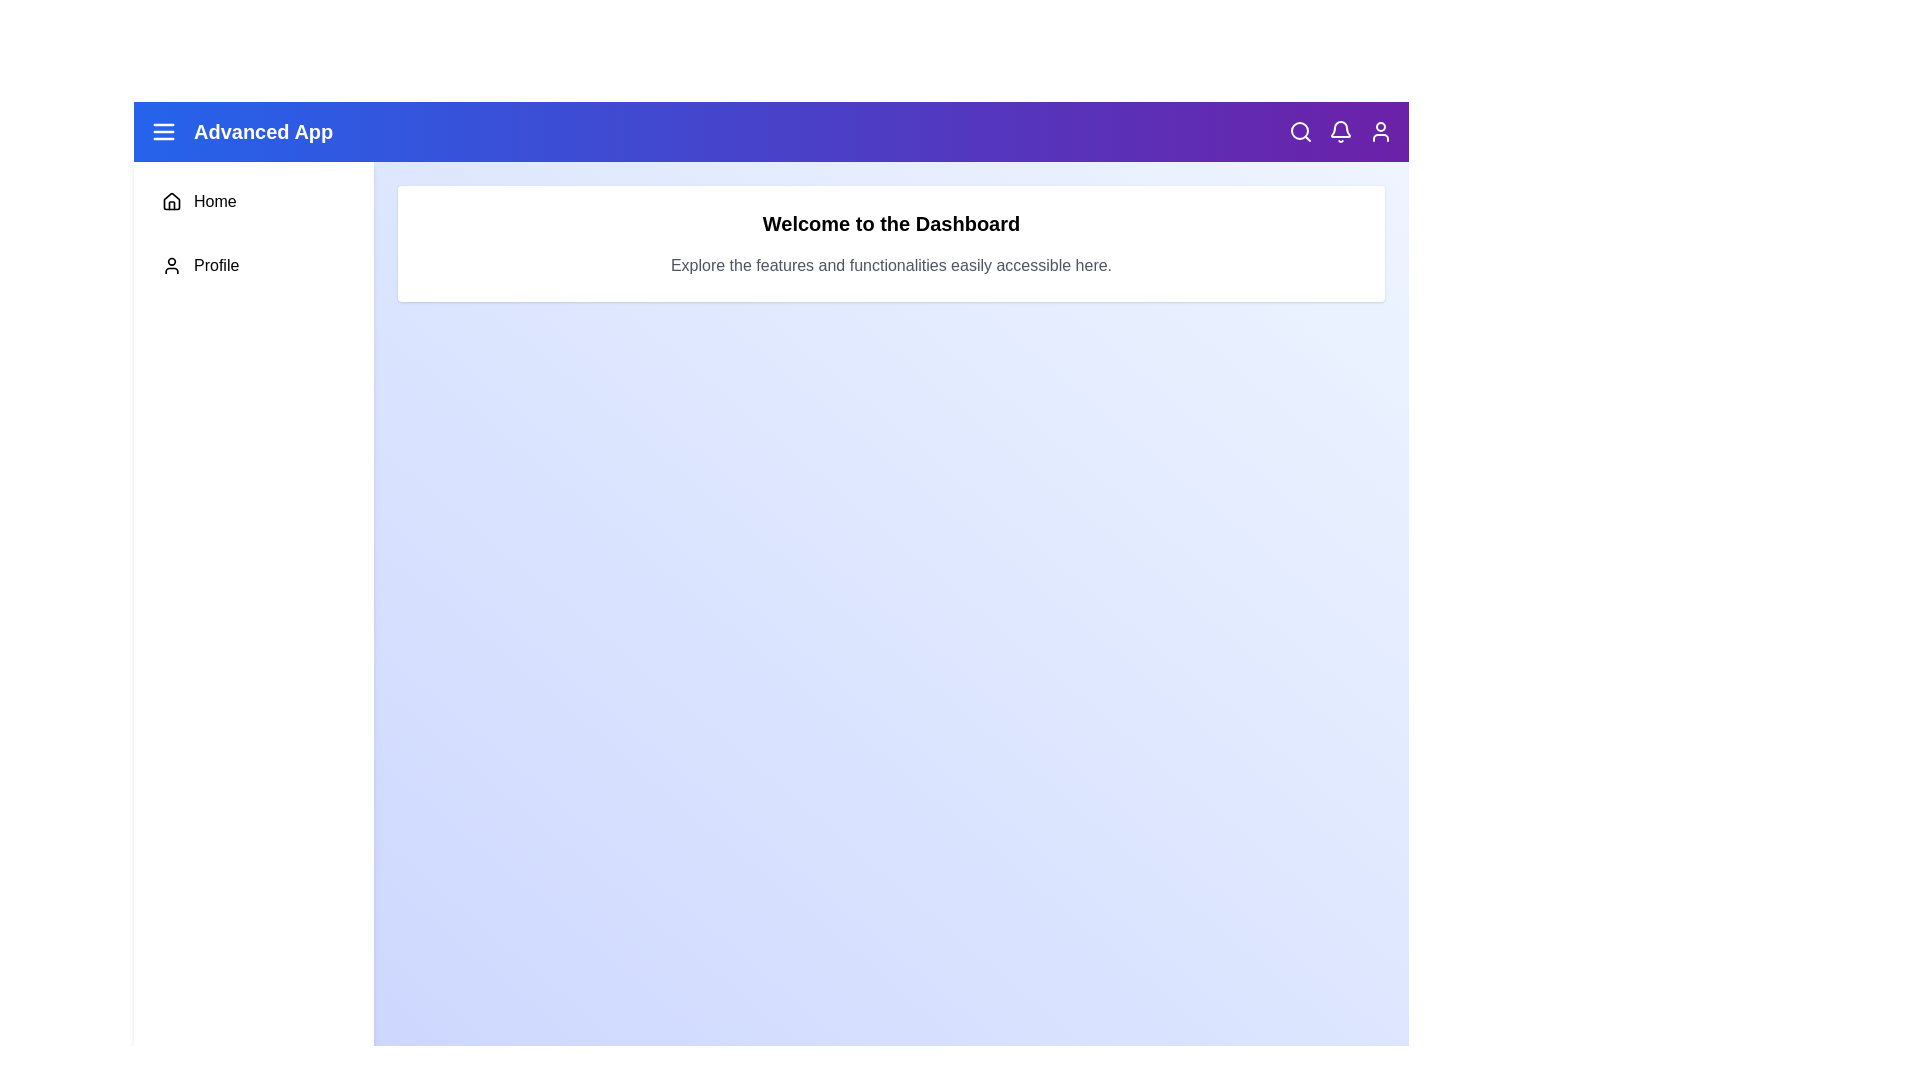 The width and height of the screenshot is (1920, 1080). Describe the element at coordinates (1340, 131) in the screenshot. I see `the bell icon to view notifications` at that location.